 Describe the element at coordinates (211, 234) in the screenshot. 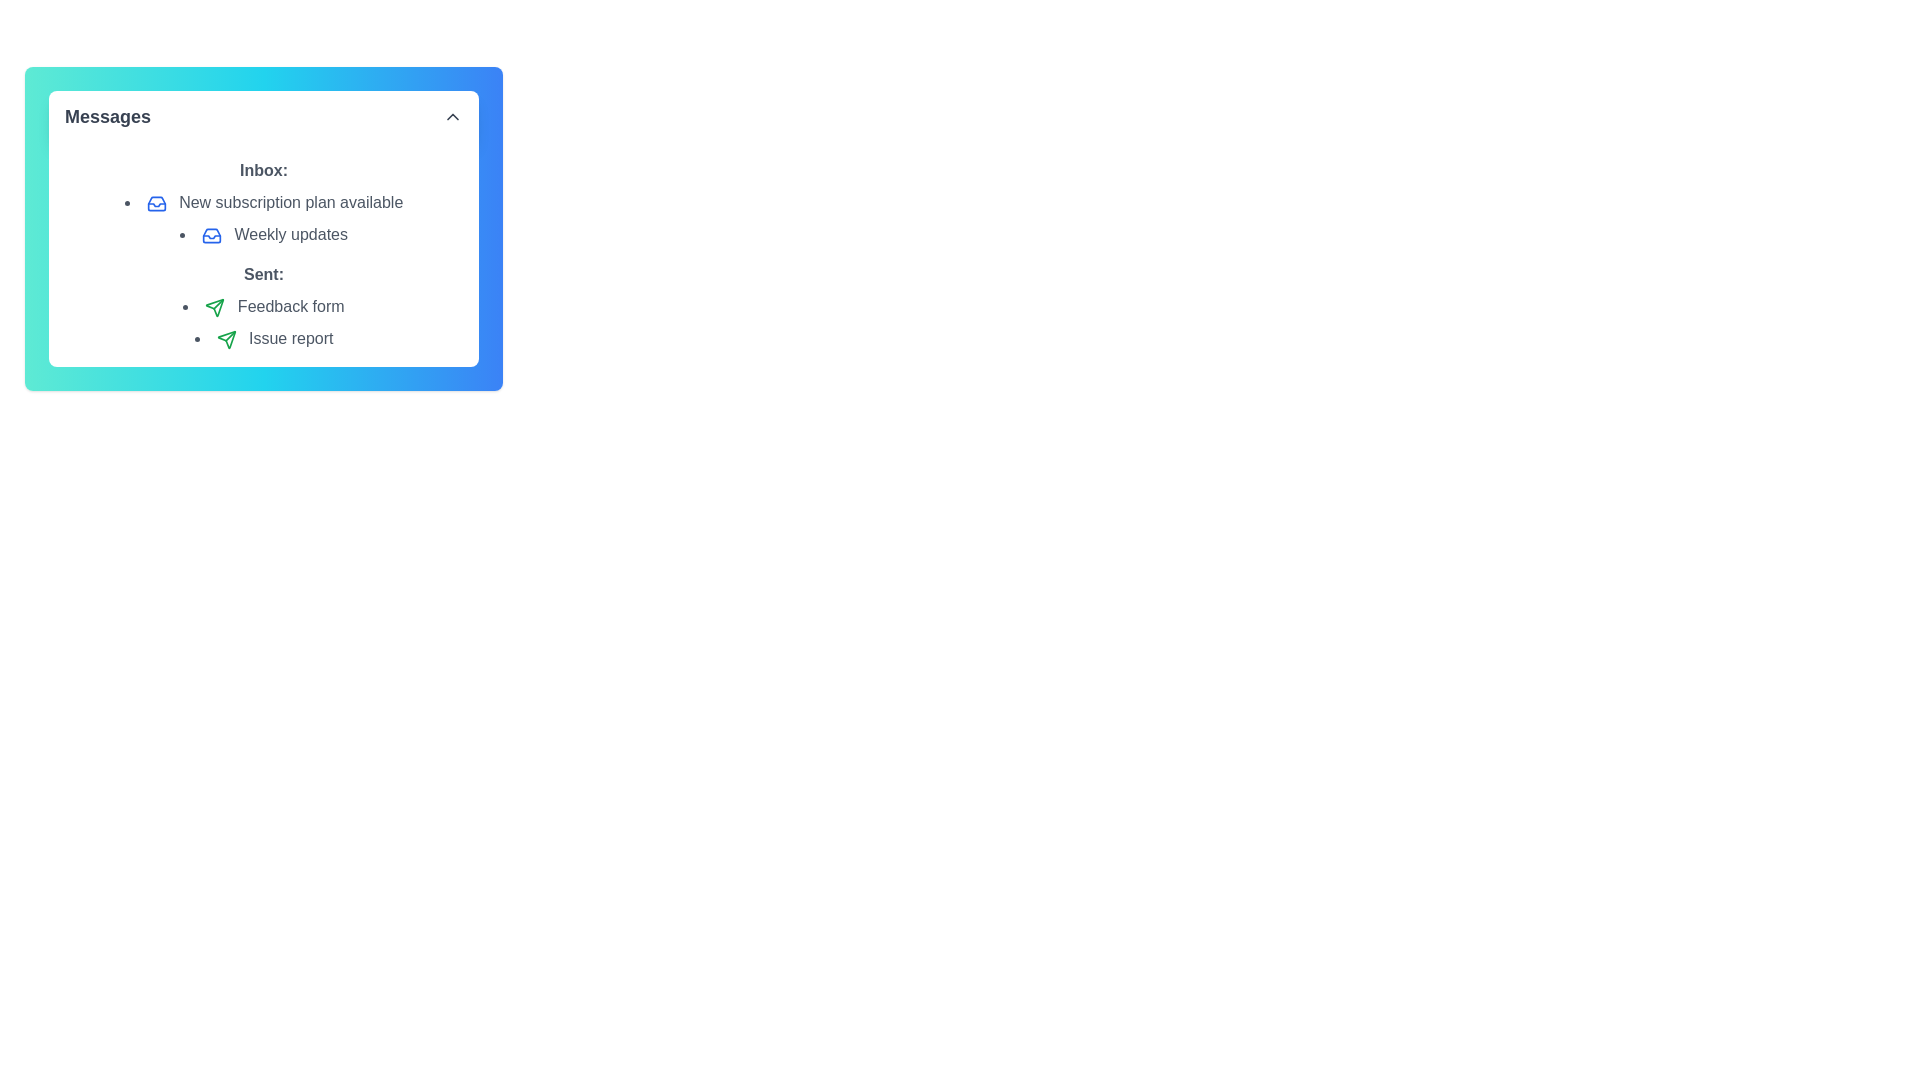

I see `the 'Inbox' icon located in the 'Messages' section, which is directly to the left of the 'Weekly updates' text` at that location.